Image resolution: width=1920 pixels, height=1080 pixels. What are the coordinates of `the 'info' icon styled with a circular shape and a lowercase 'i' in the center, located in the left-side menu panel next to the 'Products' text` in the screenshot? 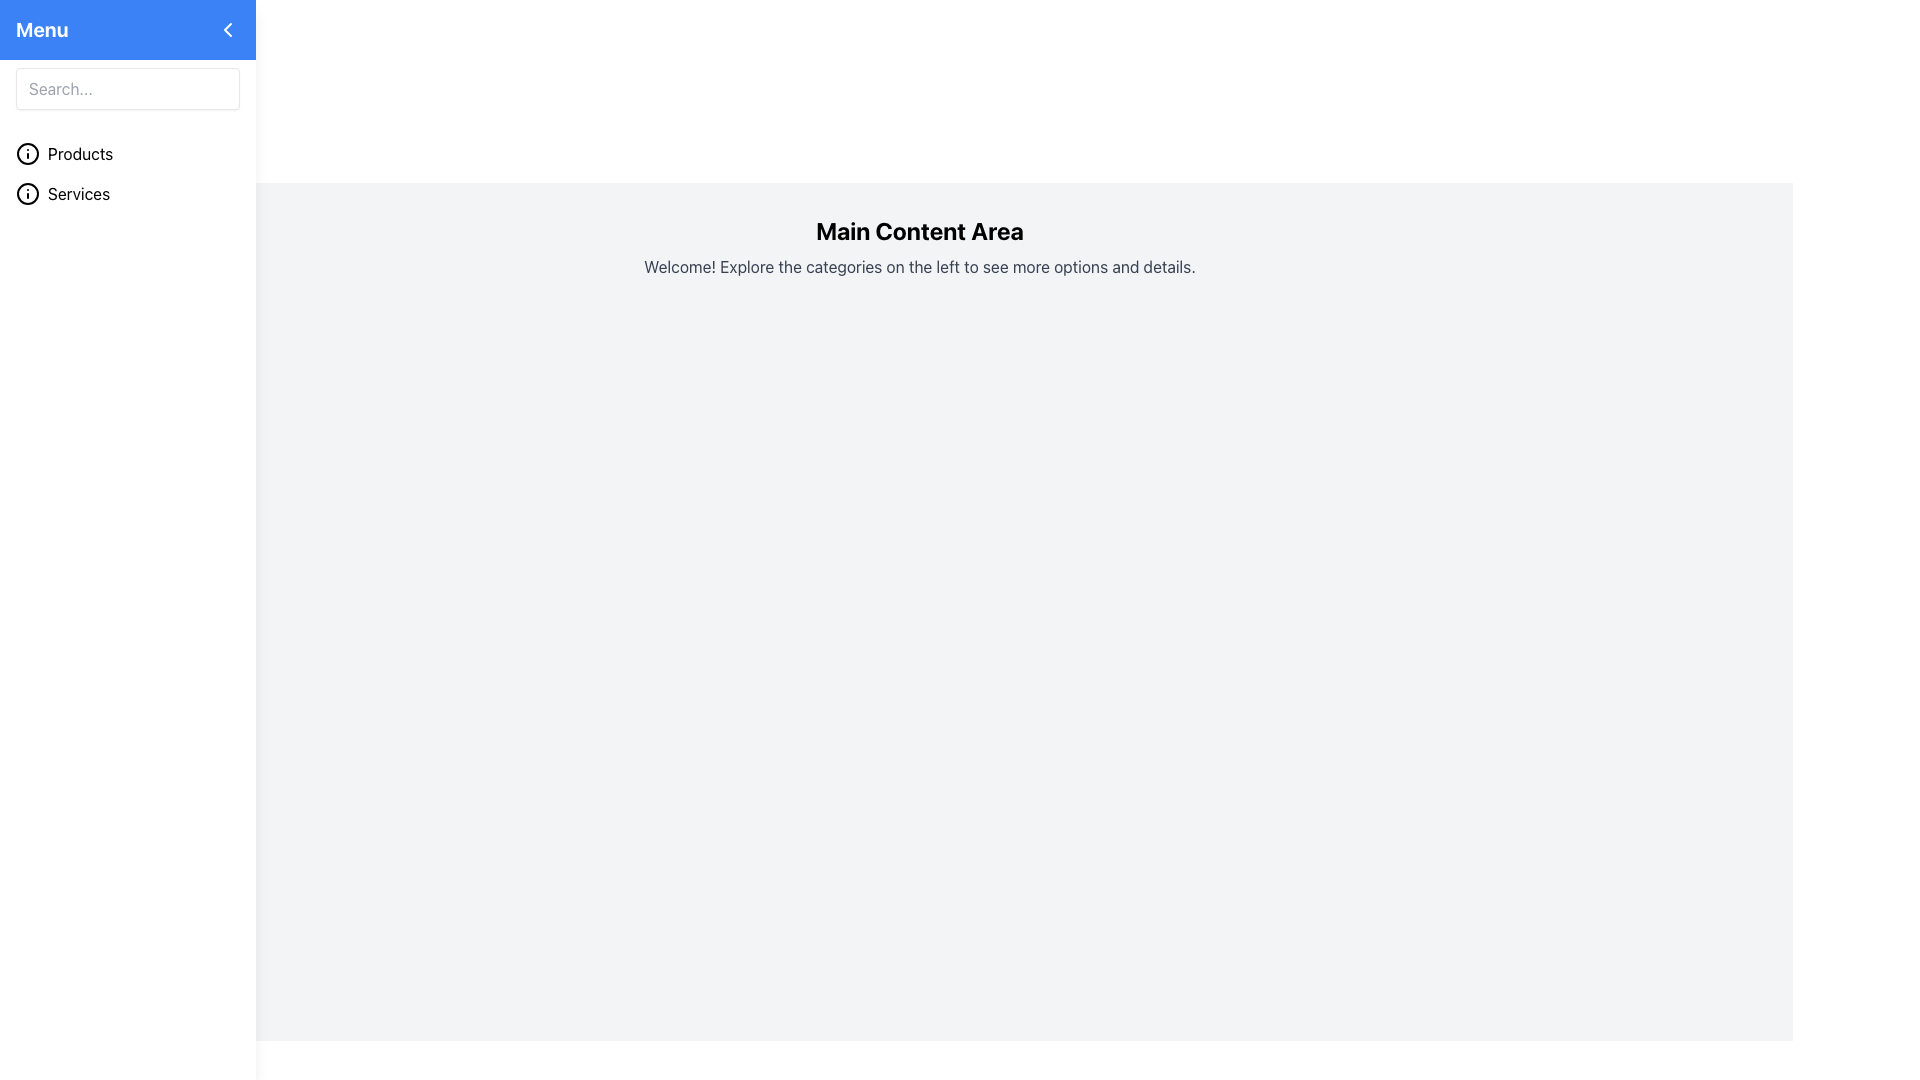 It's located at (28, 153).